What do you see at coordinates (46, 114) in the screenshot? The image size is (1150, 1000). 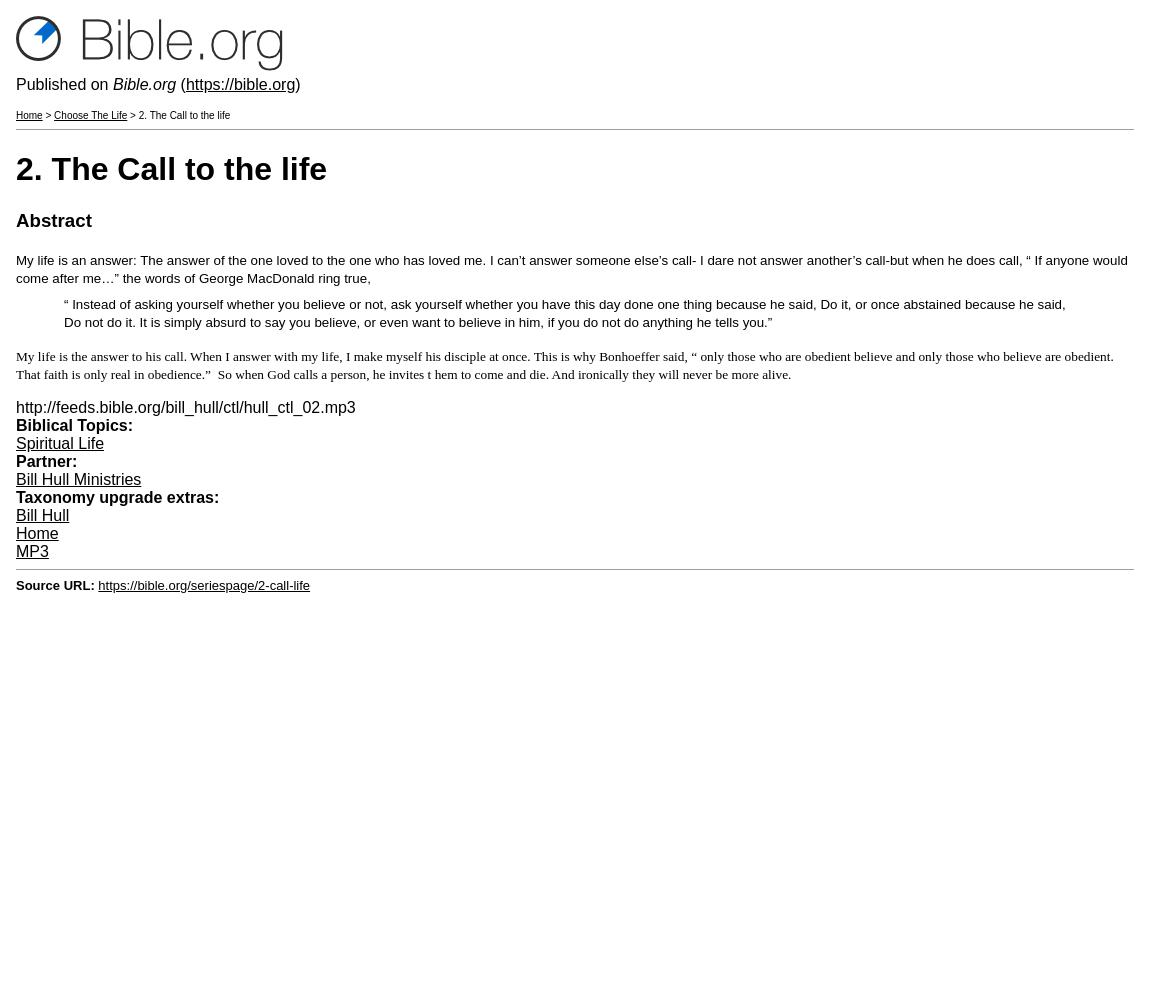 I see `'>'` at bounding box center [46, 114].